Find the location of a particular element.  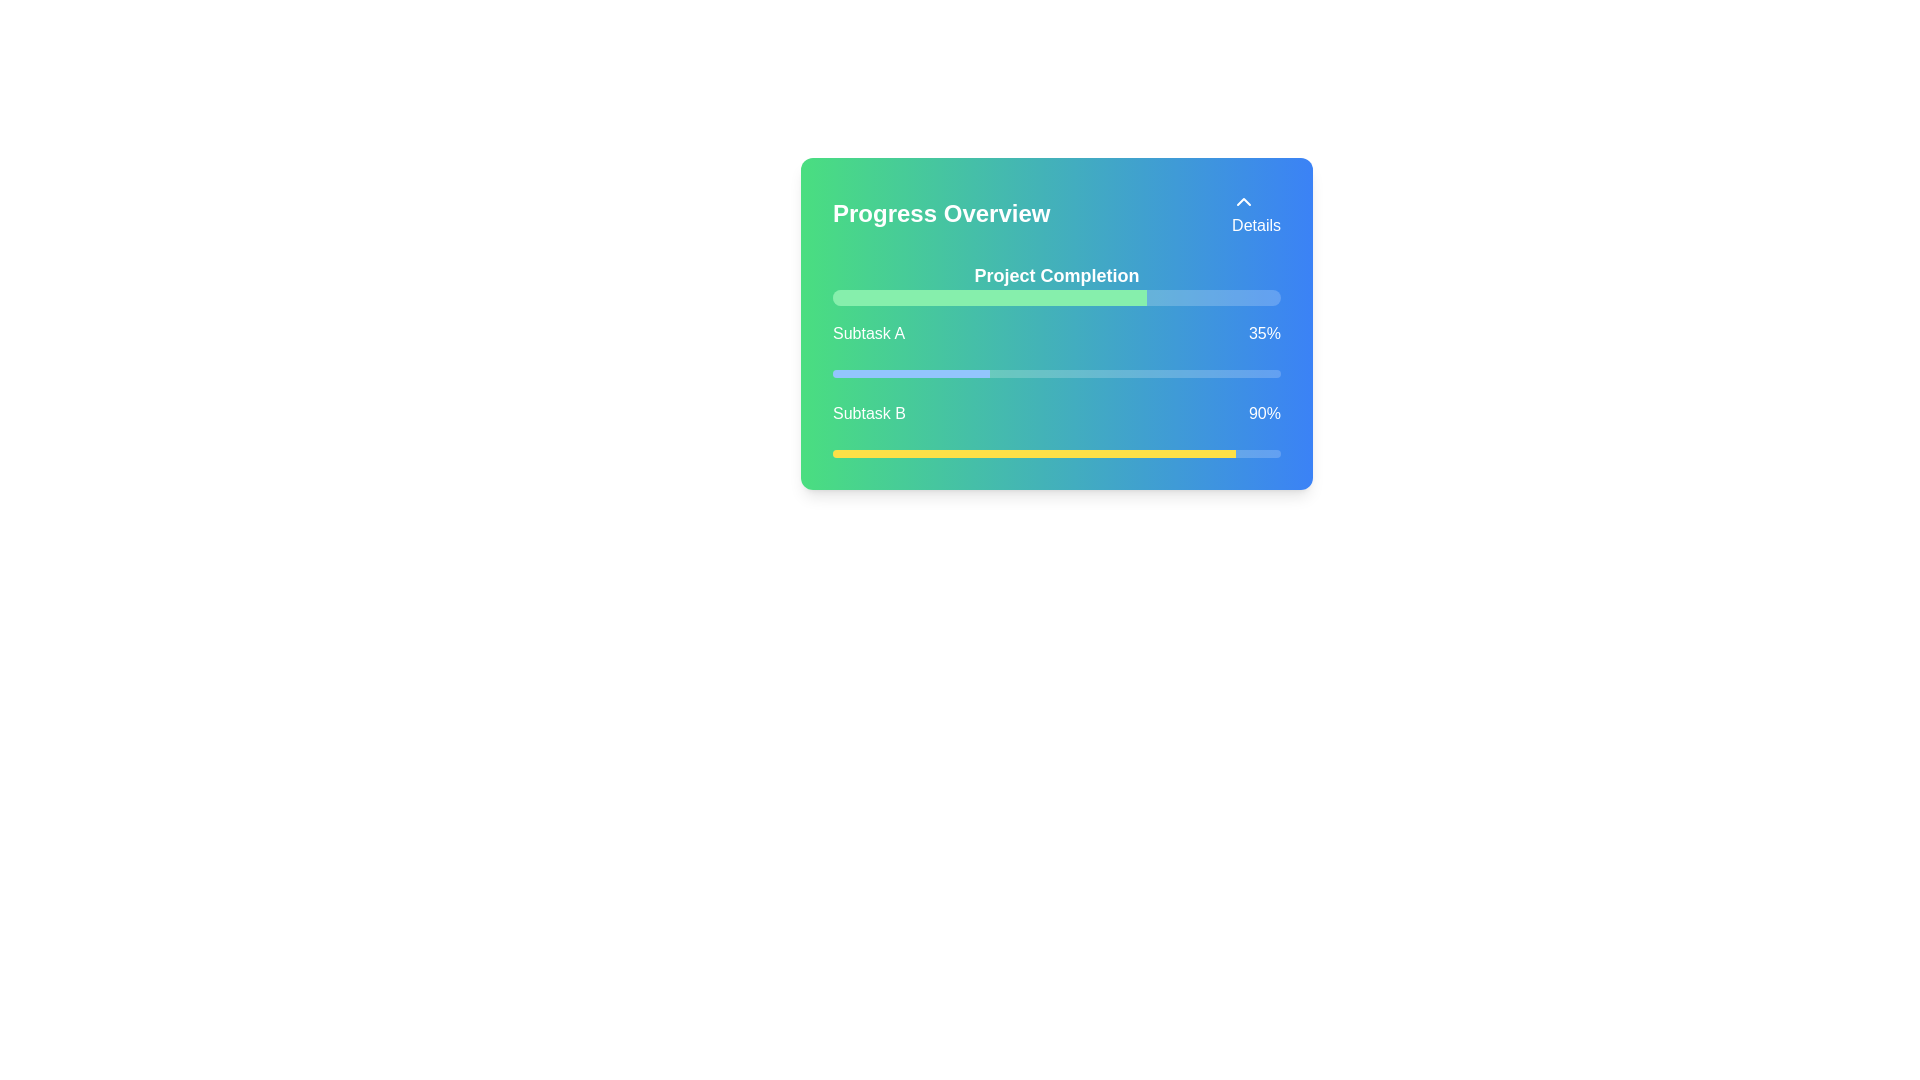

the second progress bar in the vertical list, which is partially filled with a blue segment and is located below the label 'Subtask A' indicating '35%' is located at coordinates (1055, 374).